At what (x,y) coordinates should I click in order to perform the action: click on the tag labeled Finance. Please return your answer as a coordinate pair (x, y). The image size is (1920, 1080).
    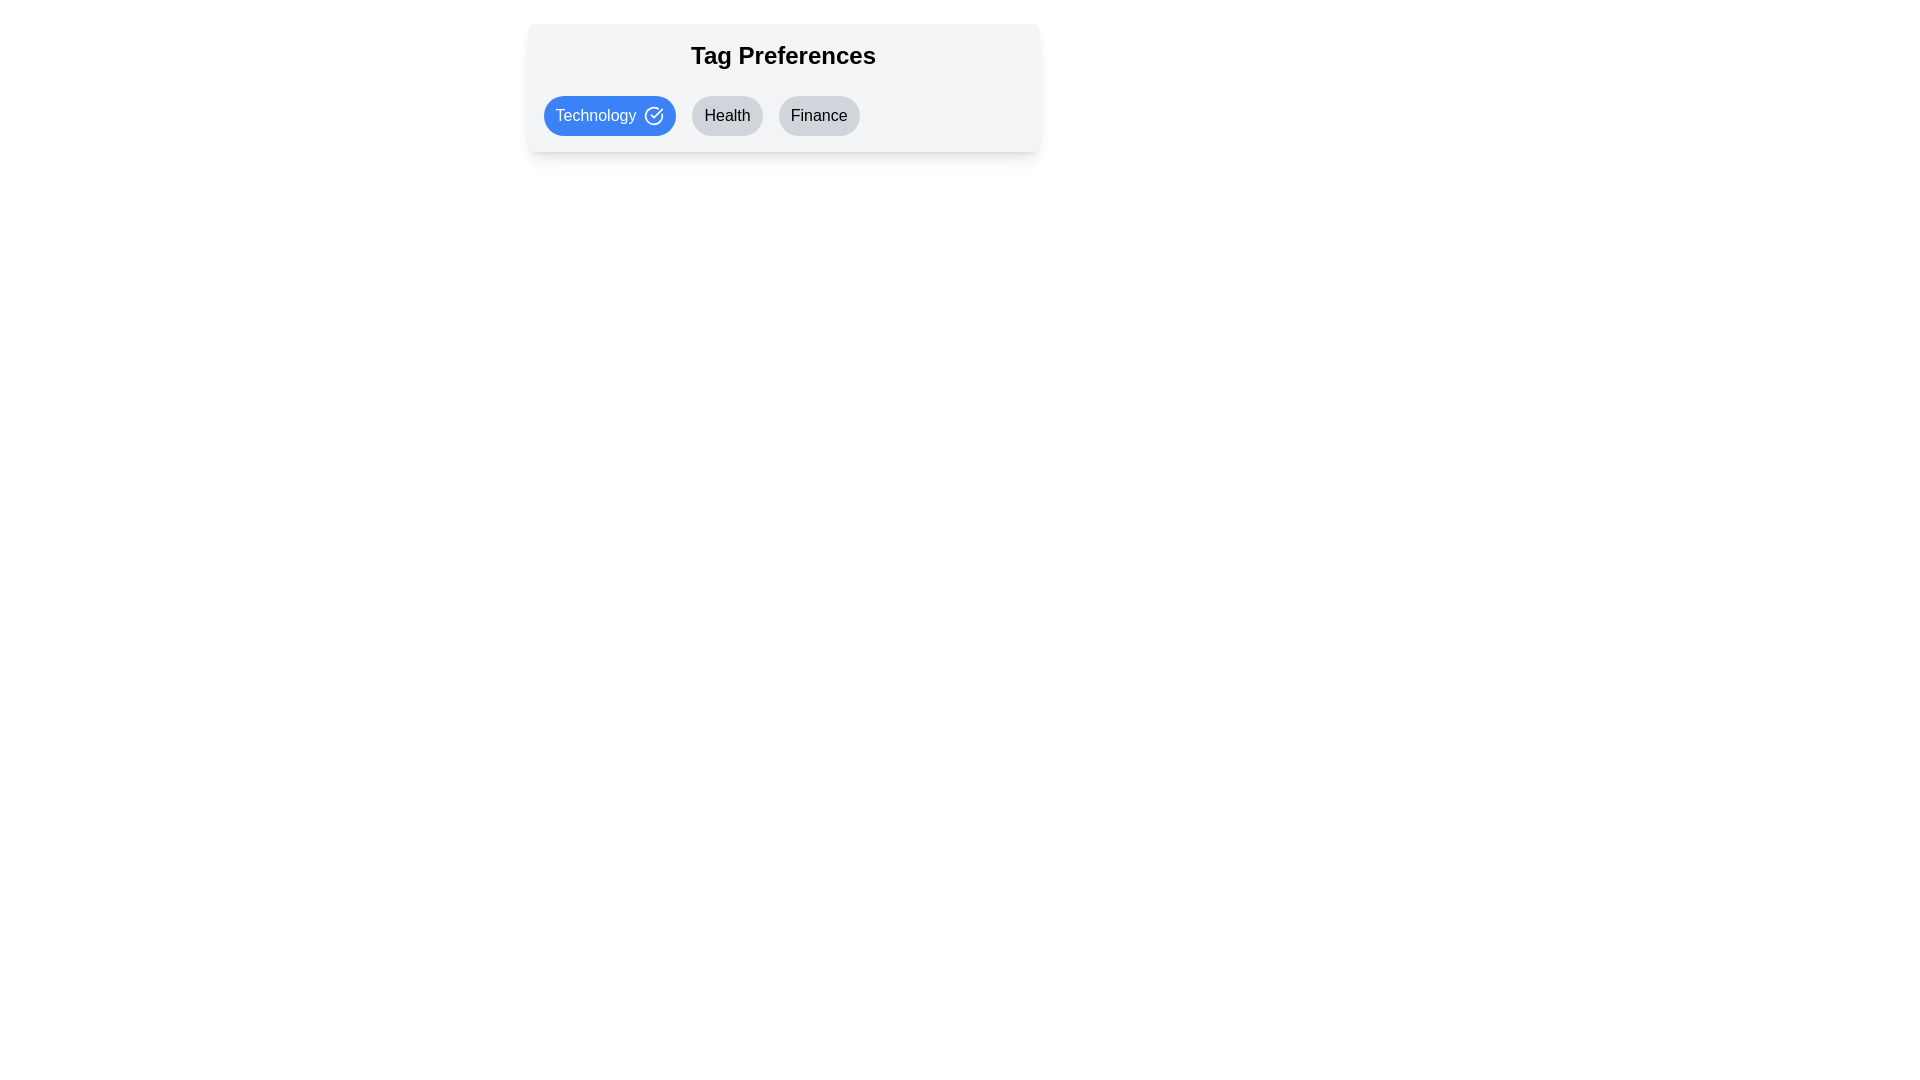
    Looking at the image, I should click on (819, 115).